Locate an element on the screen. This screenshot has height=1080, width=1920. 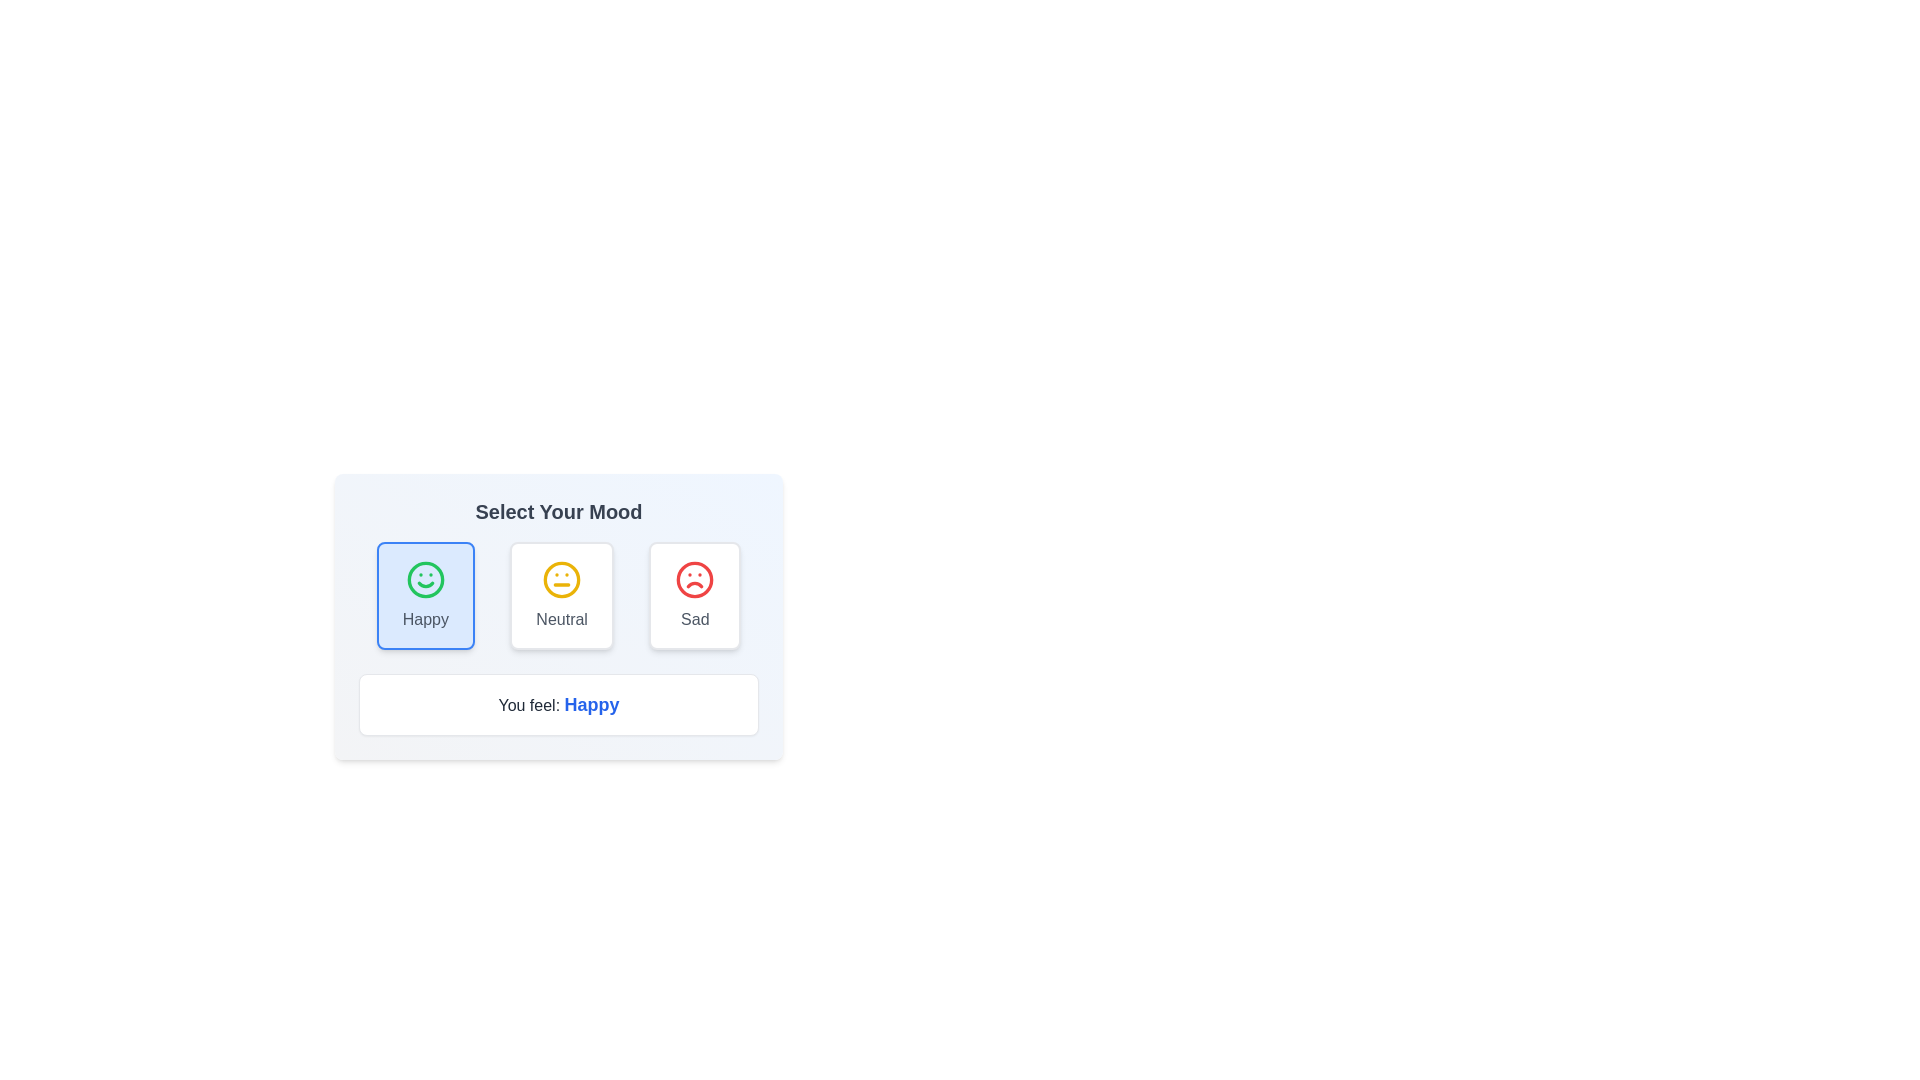
the Text Label that introduces the user-selected mood statement located at the bottom of the main interface area, to the left of the 'Happy' text element is located at coordinates (531, 704).